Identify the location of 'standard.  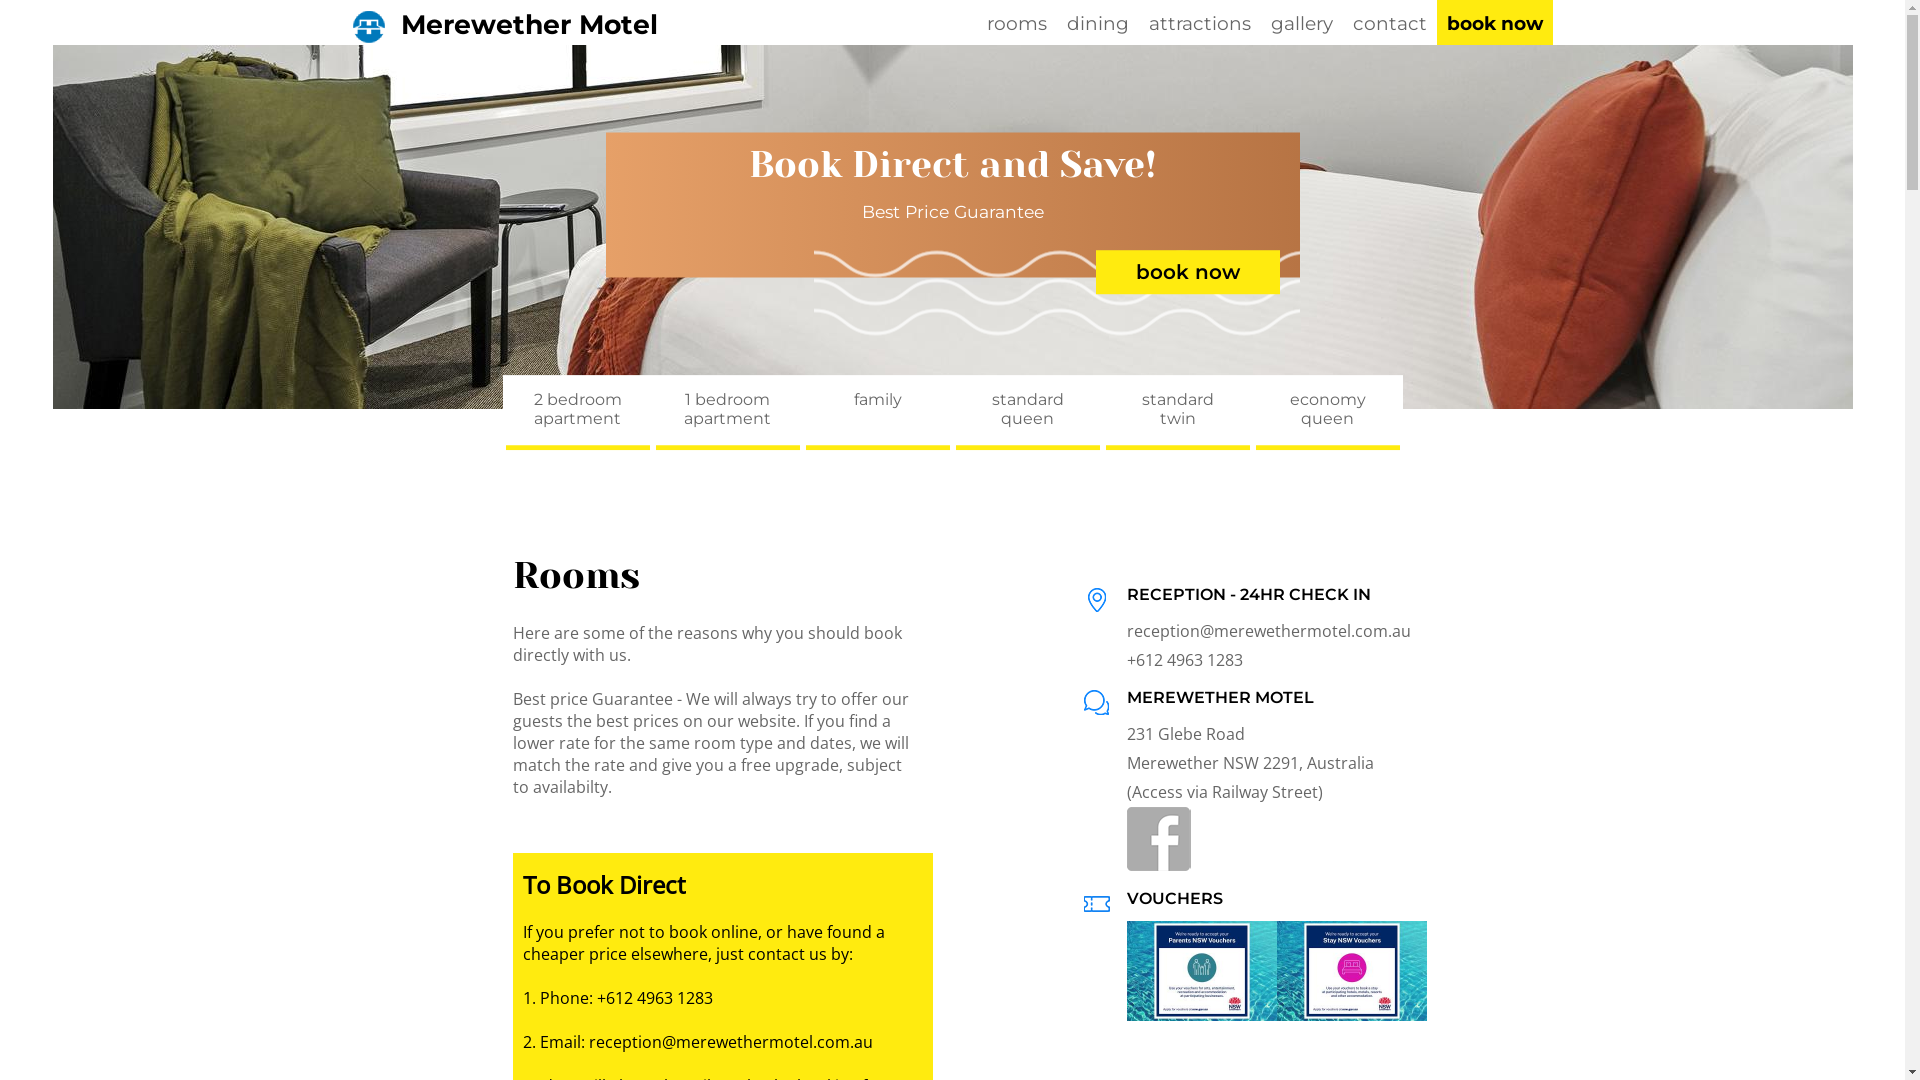
(1176, 414).